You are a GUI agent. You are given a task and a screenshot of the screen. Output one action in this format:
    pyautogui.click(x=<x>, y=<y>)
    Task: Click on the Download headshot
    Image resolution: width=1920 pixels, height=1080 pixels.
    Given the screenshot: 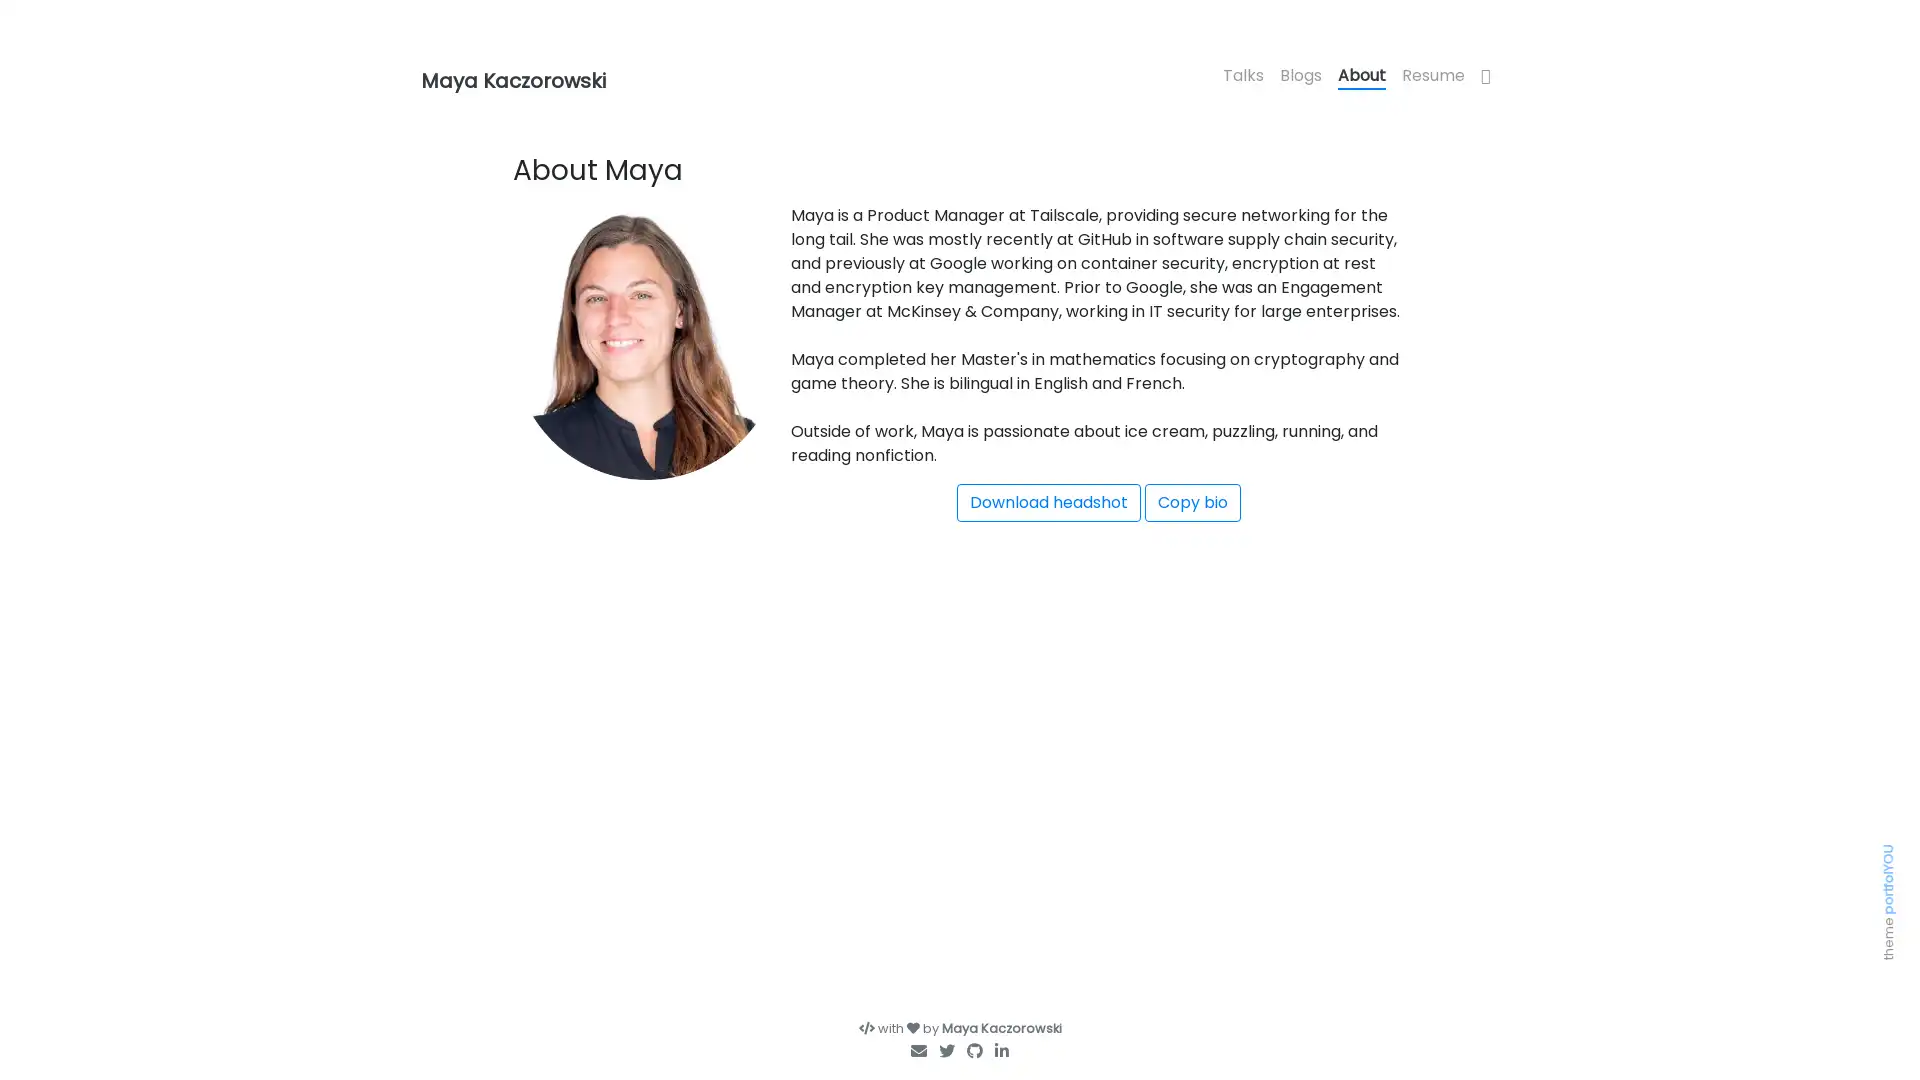 What is the action you would take?
    pyautogui.click(x=1048, y=500)
    